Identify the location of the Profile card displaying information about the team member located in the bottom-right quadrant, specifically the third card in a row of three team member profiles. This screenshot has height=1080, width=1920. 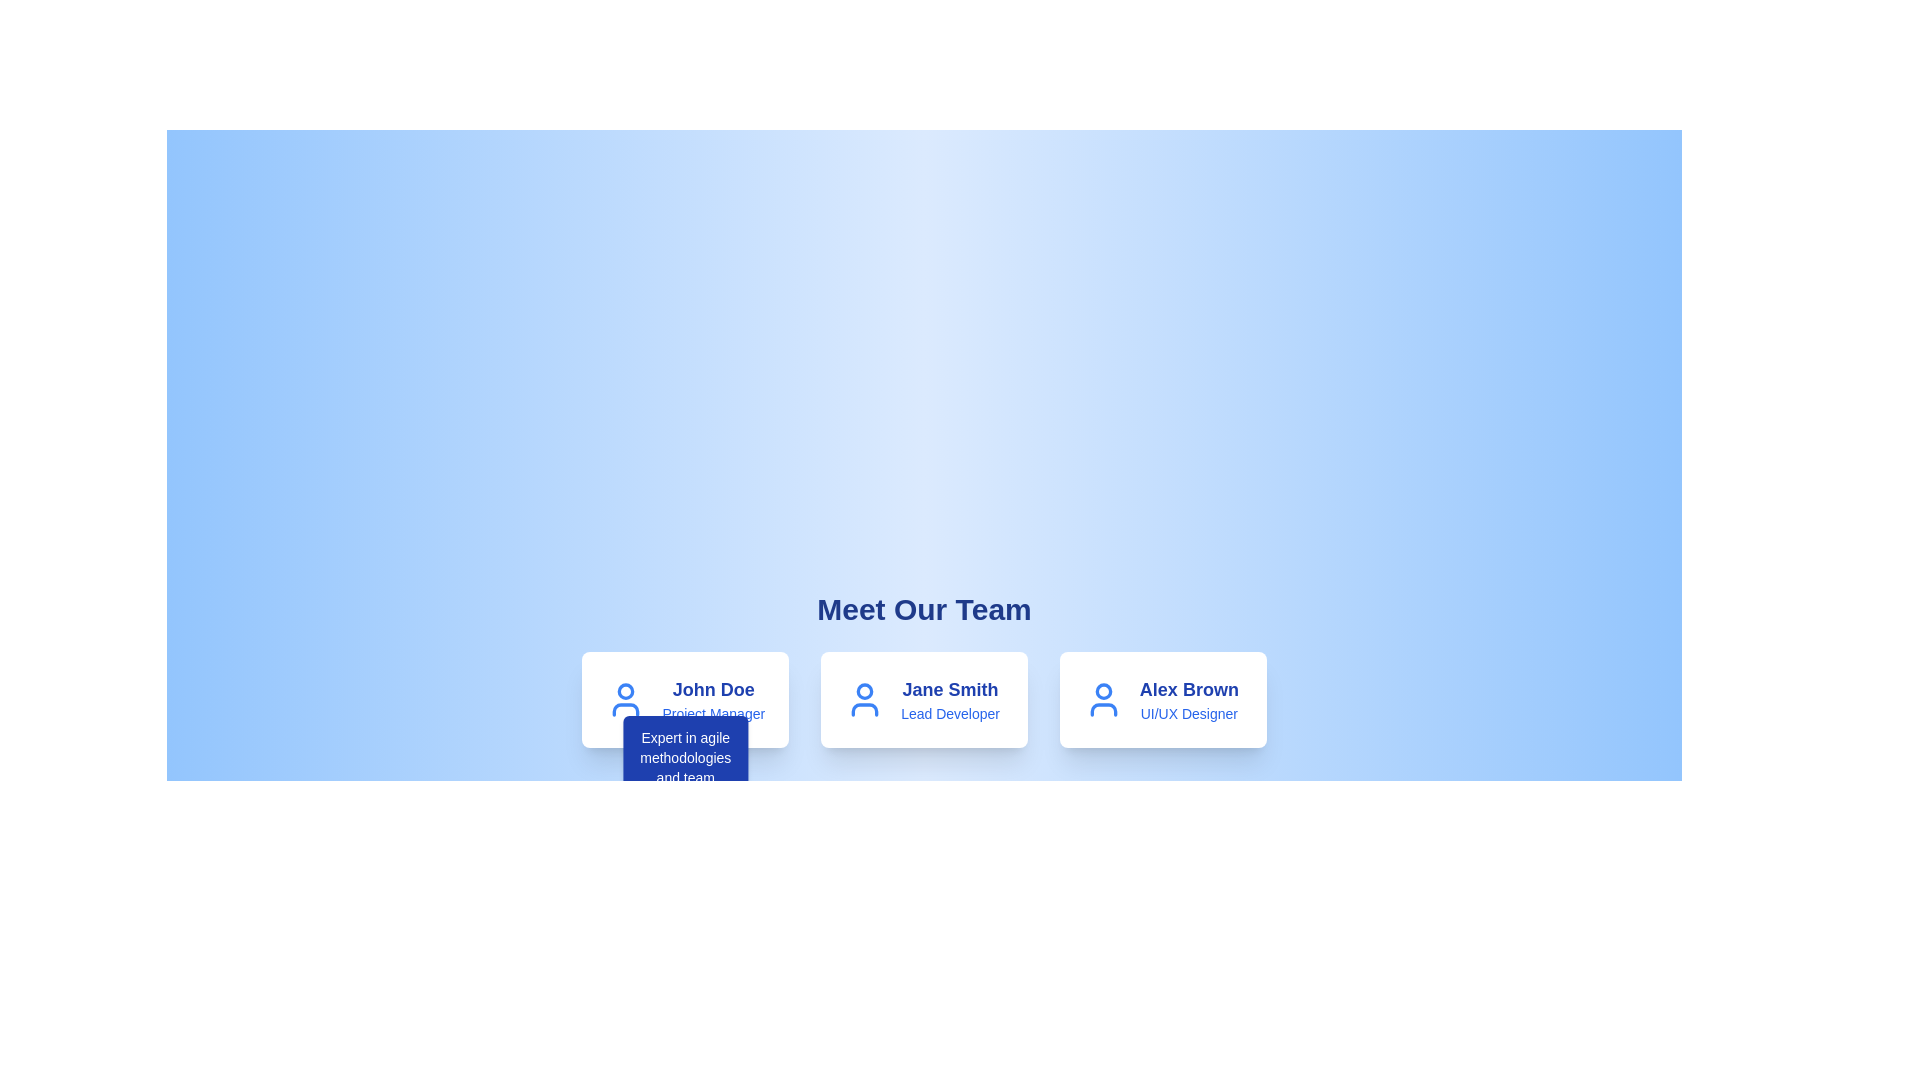
(1163, 698).